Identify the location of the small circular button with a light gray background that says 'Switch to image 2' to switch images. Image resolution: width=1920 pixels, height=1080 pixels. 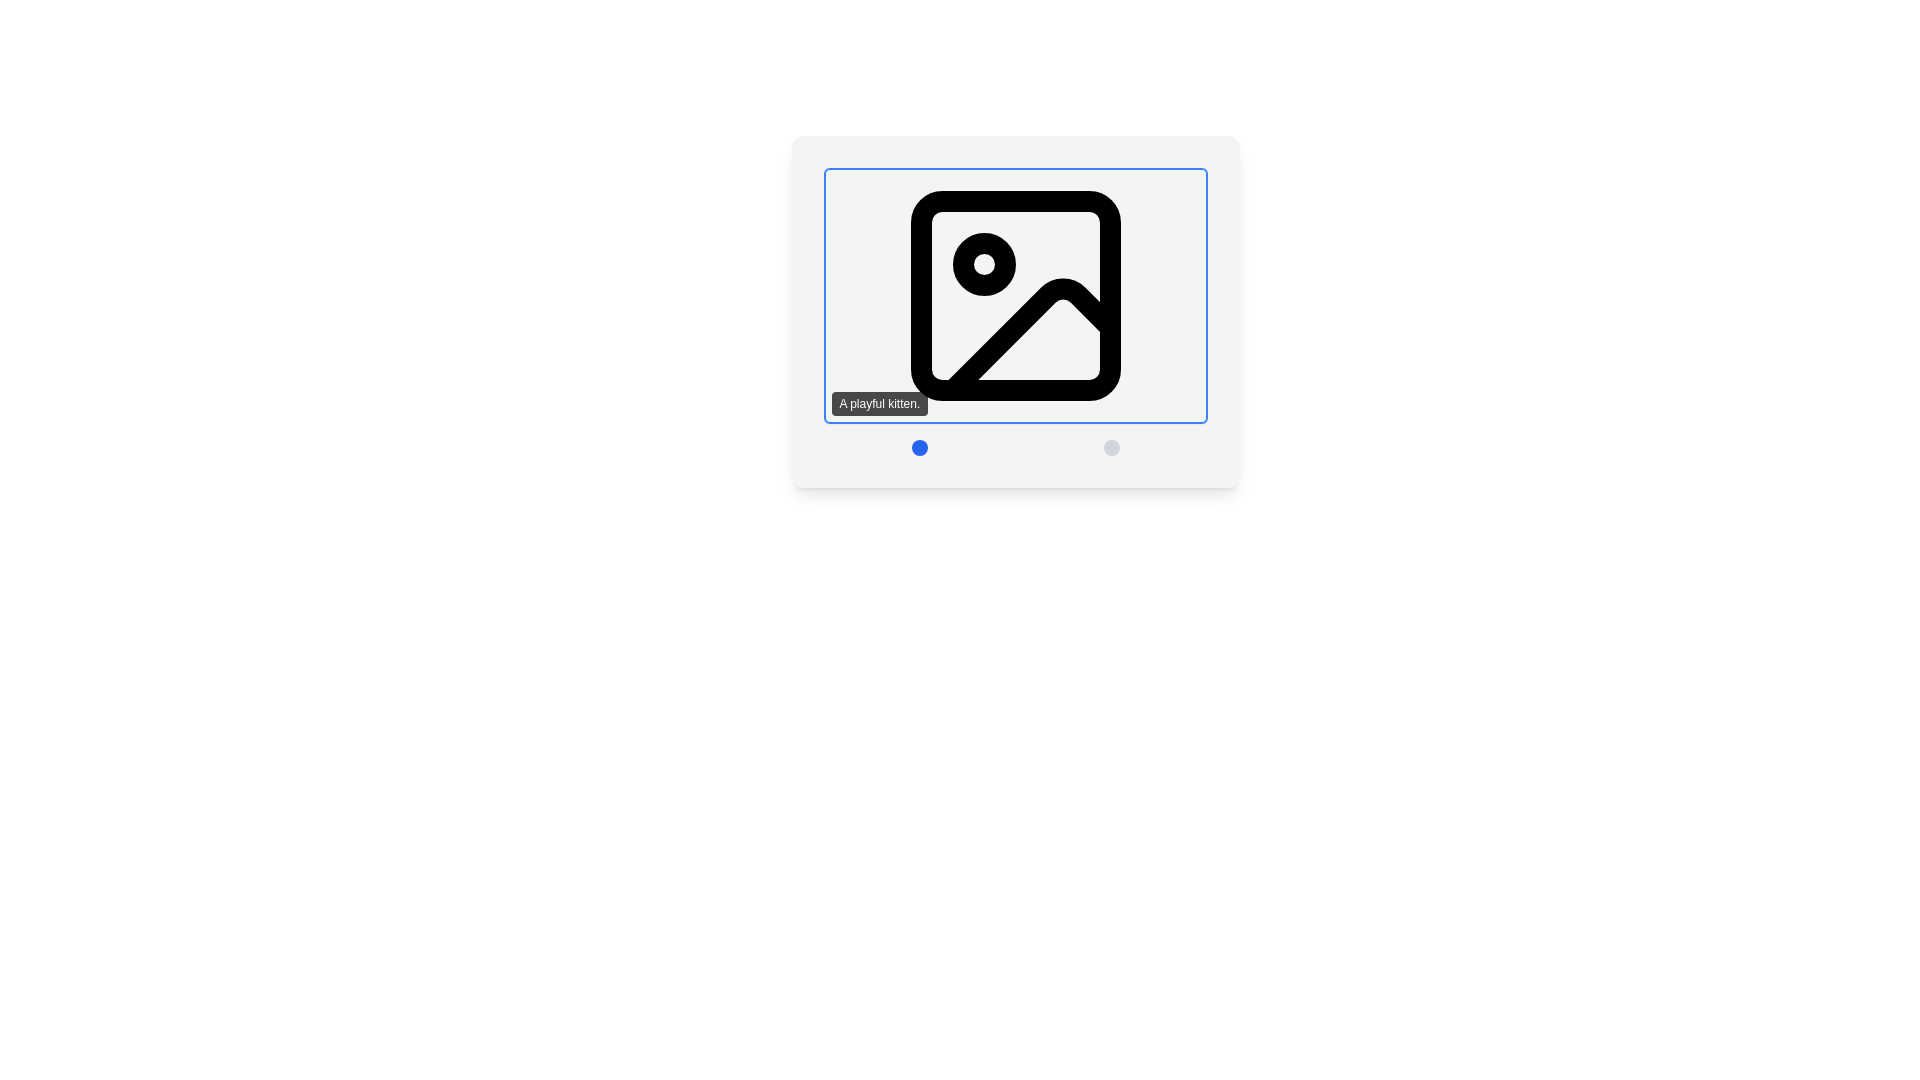
(1110, 446).